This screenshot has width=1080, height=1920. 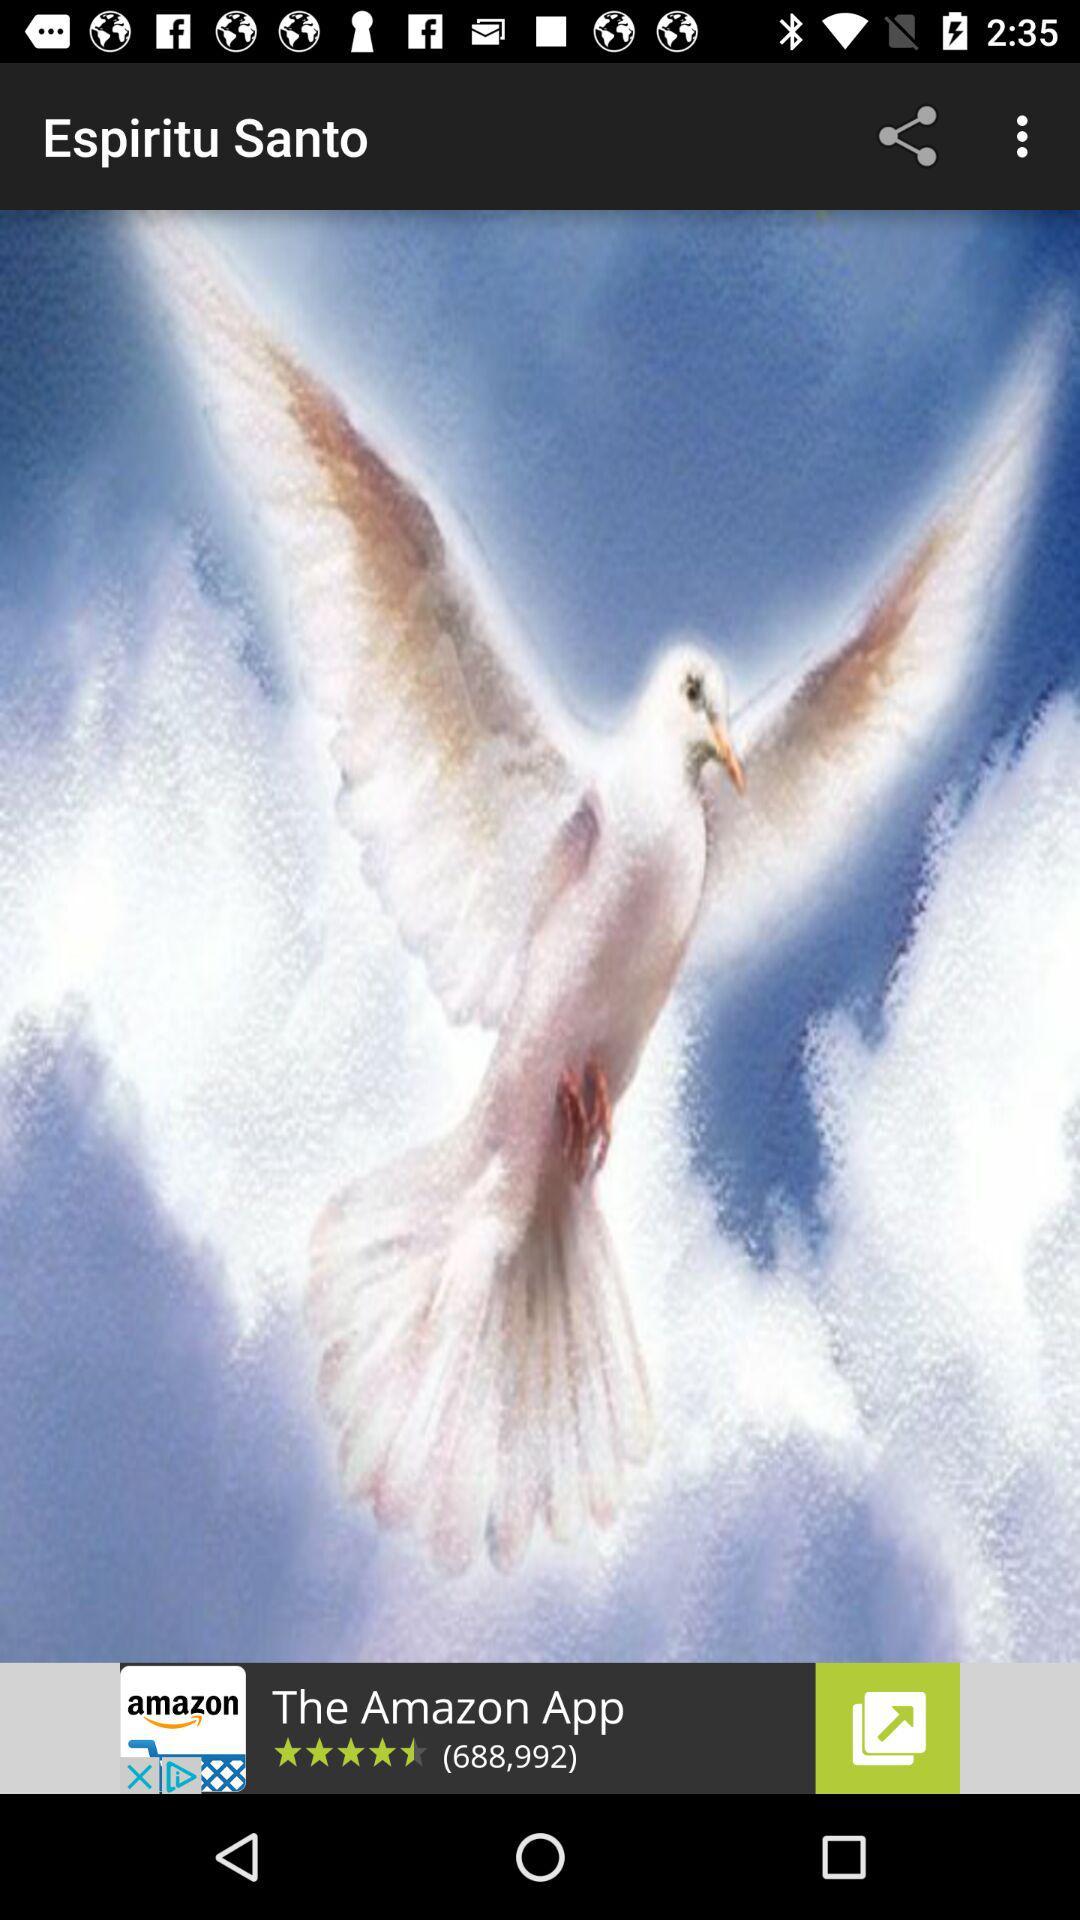 I want to click on external advertisement, so click(x=540, y=1727).